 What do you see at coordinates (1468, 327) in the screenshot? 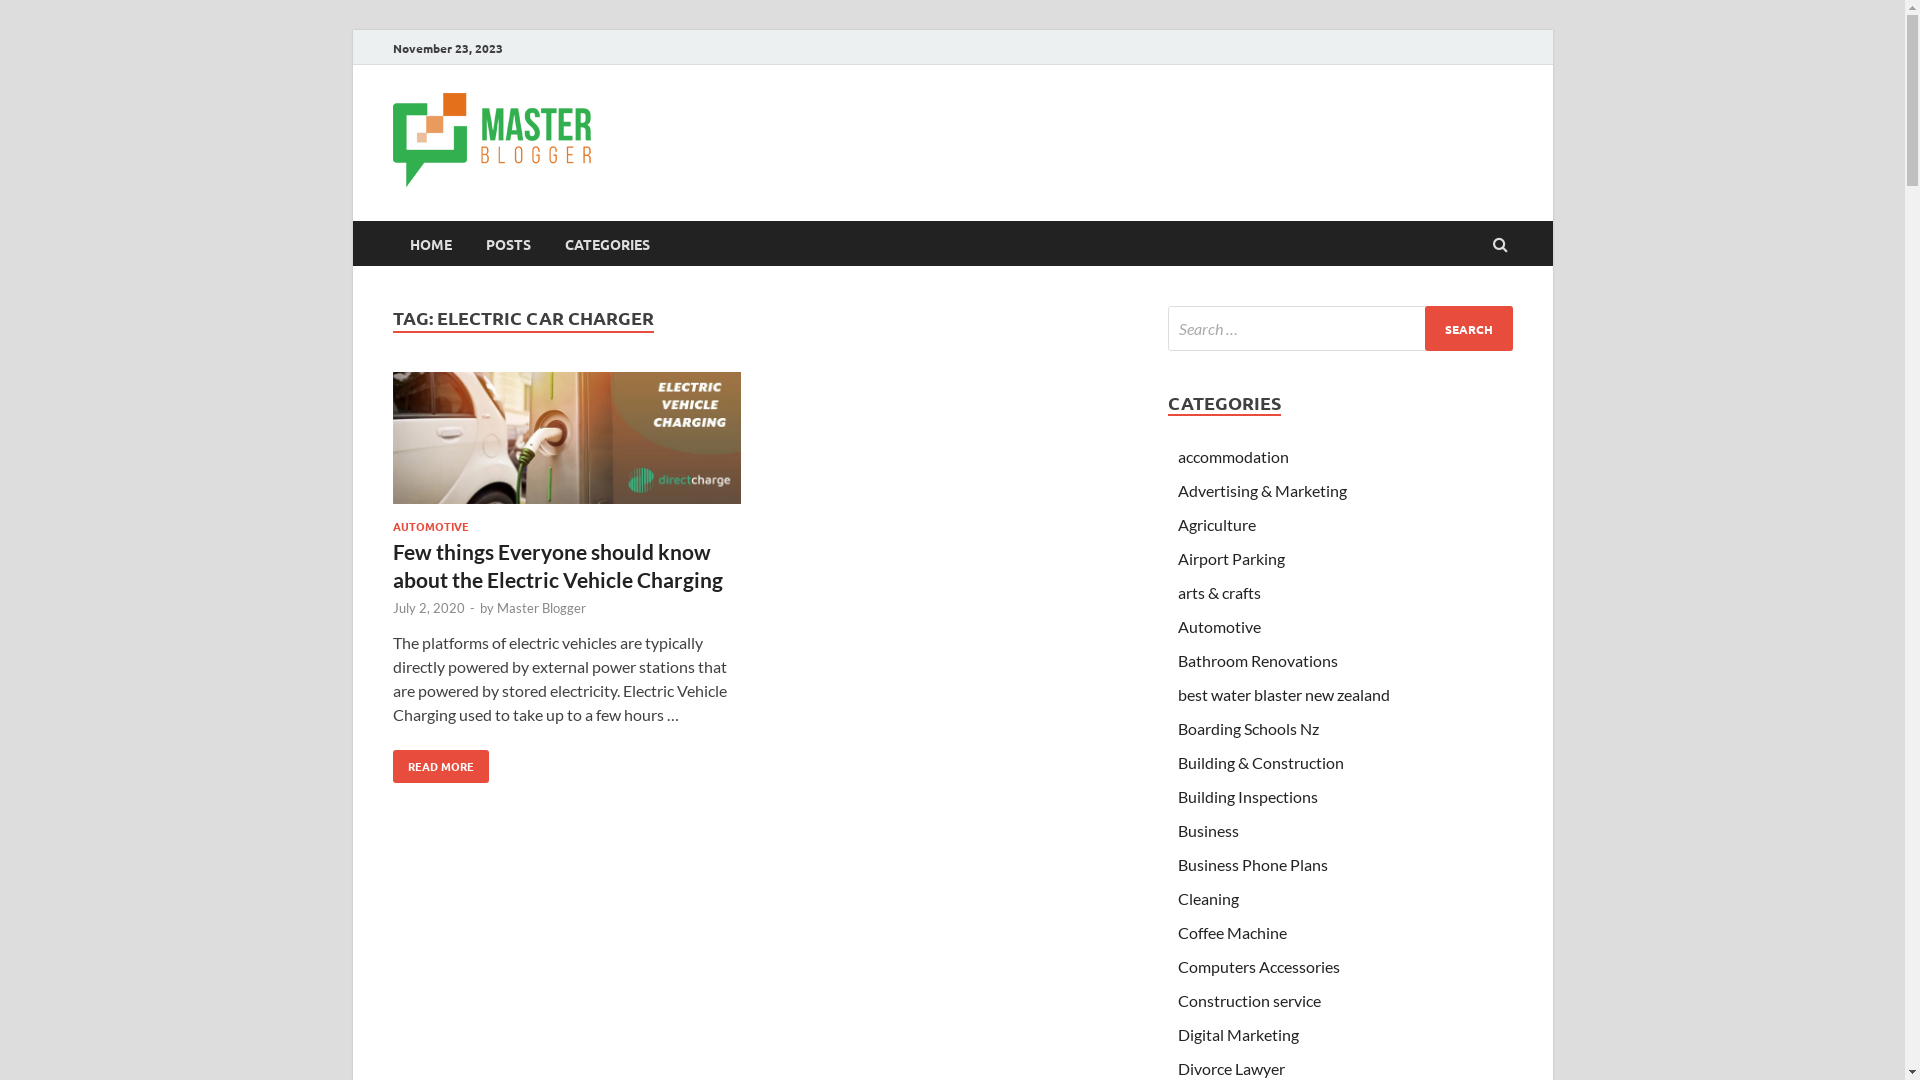
I see `'Search'` at bounding box center [1468, 327].